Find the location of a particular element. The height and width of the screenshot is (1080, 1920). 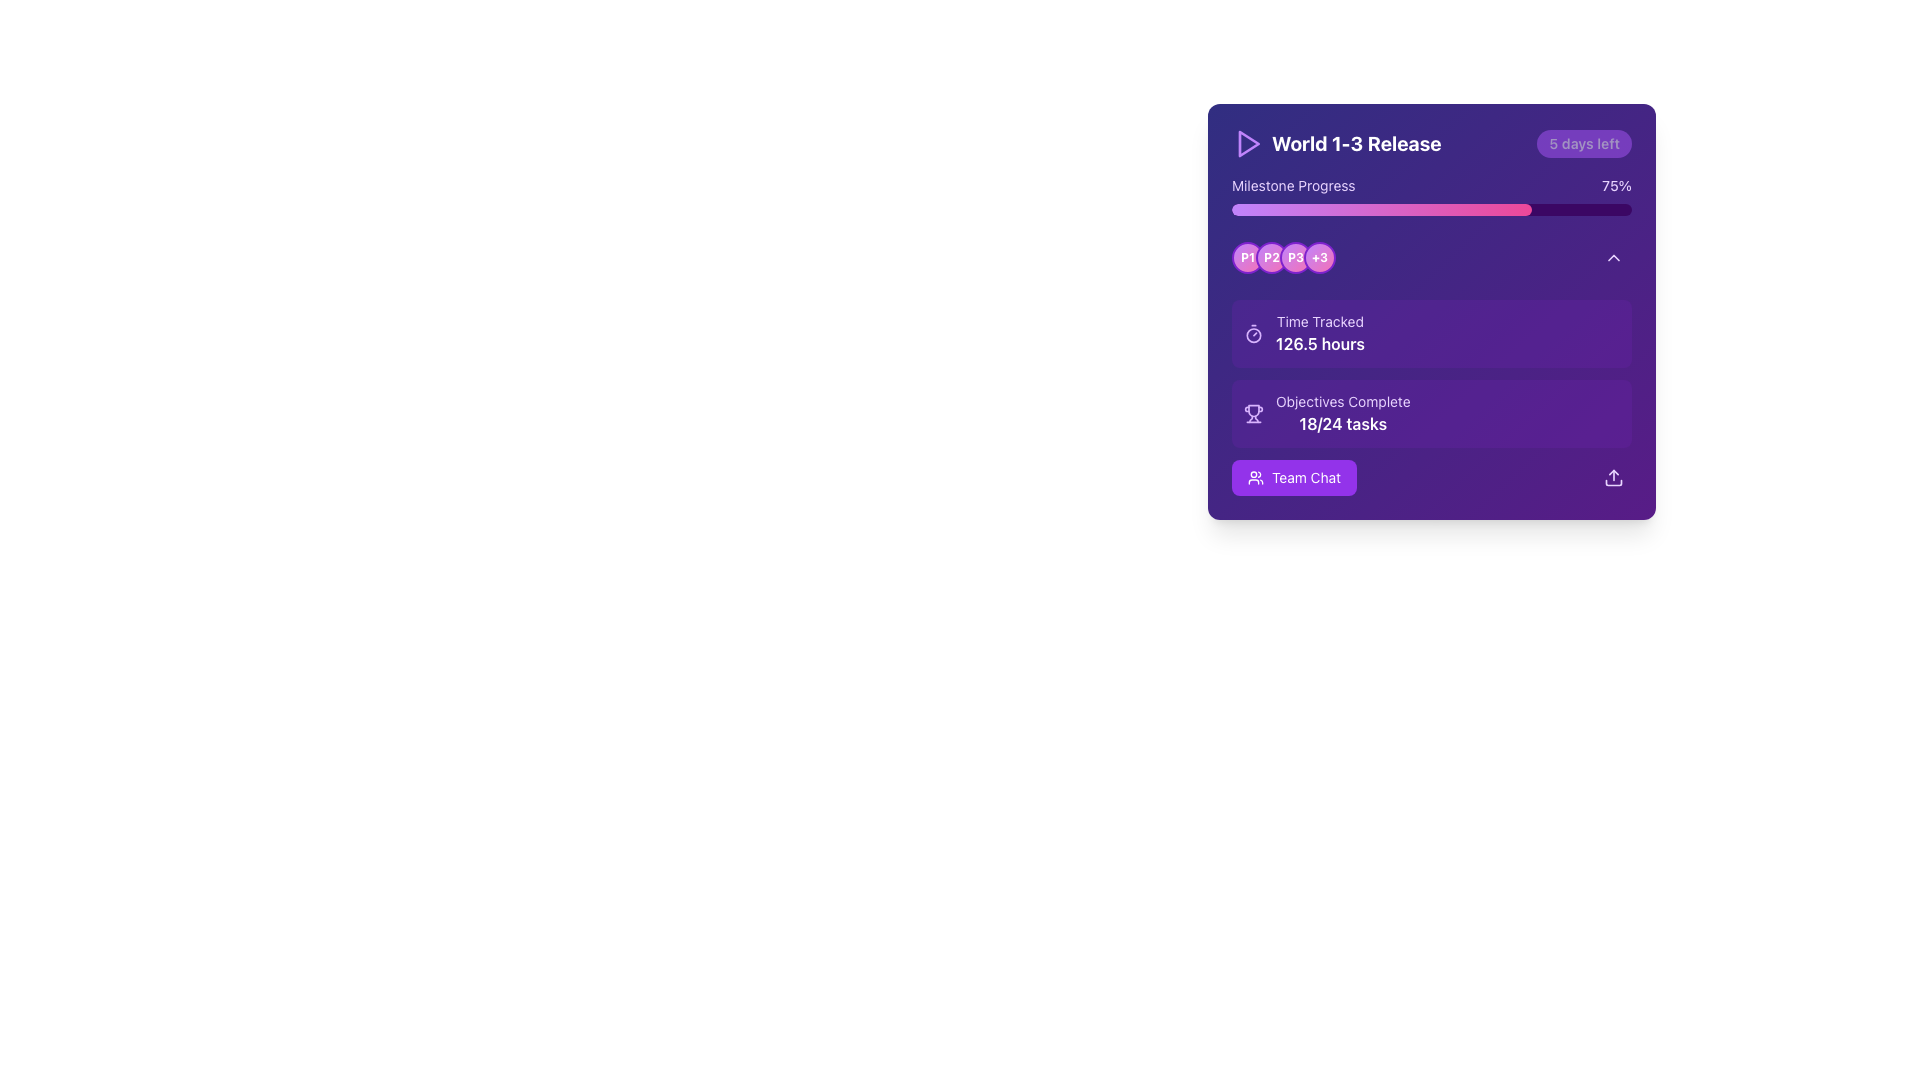

the label indicating '5 days left' which is positioned at the upper-right corner of the dashboard widget for 'World 1-3 Release' is located at coordinates (1583, 142).